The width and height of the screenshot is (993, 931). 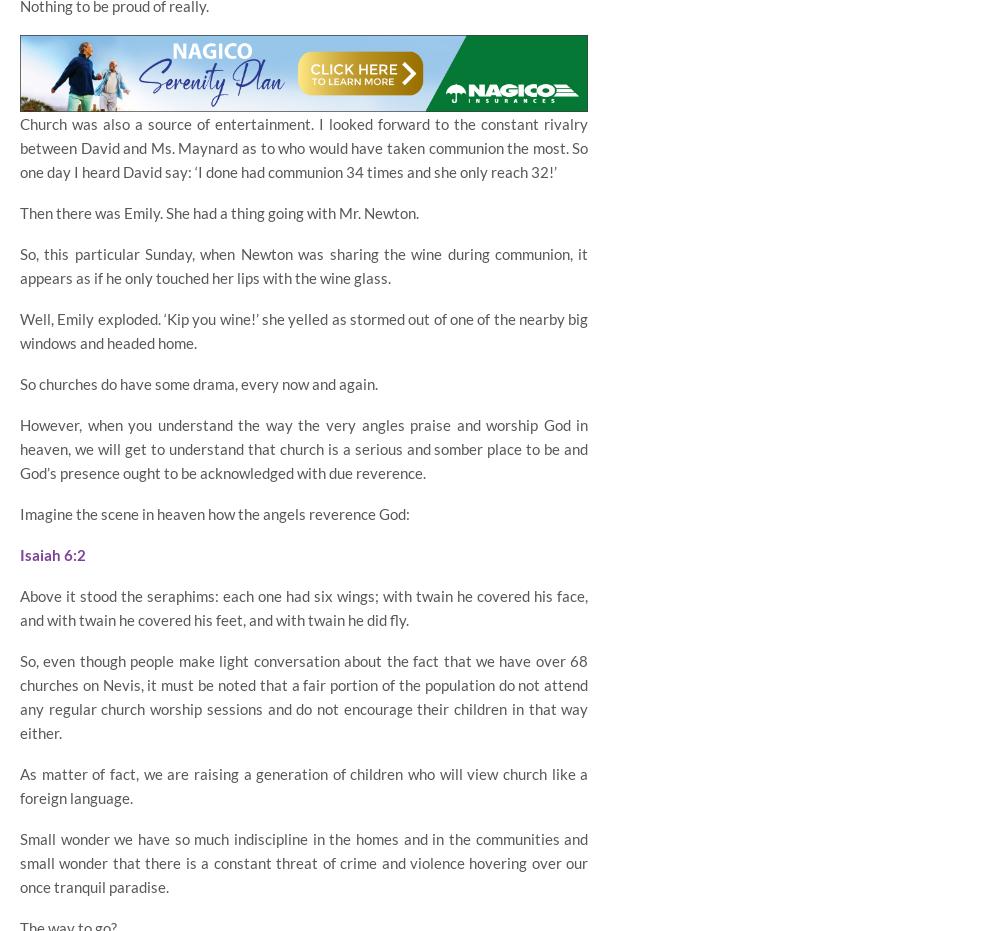 What do you see at coordinates (303, 785) in the screenshot?
I see `'As matter of fact, we are raising a generation of children who will view church like a foreign language.'` at bounding box center [303, 785].